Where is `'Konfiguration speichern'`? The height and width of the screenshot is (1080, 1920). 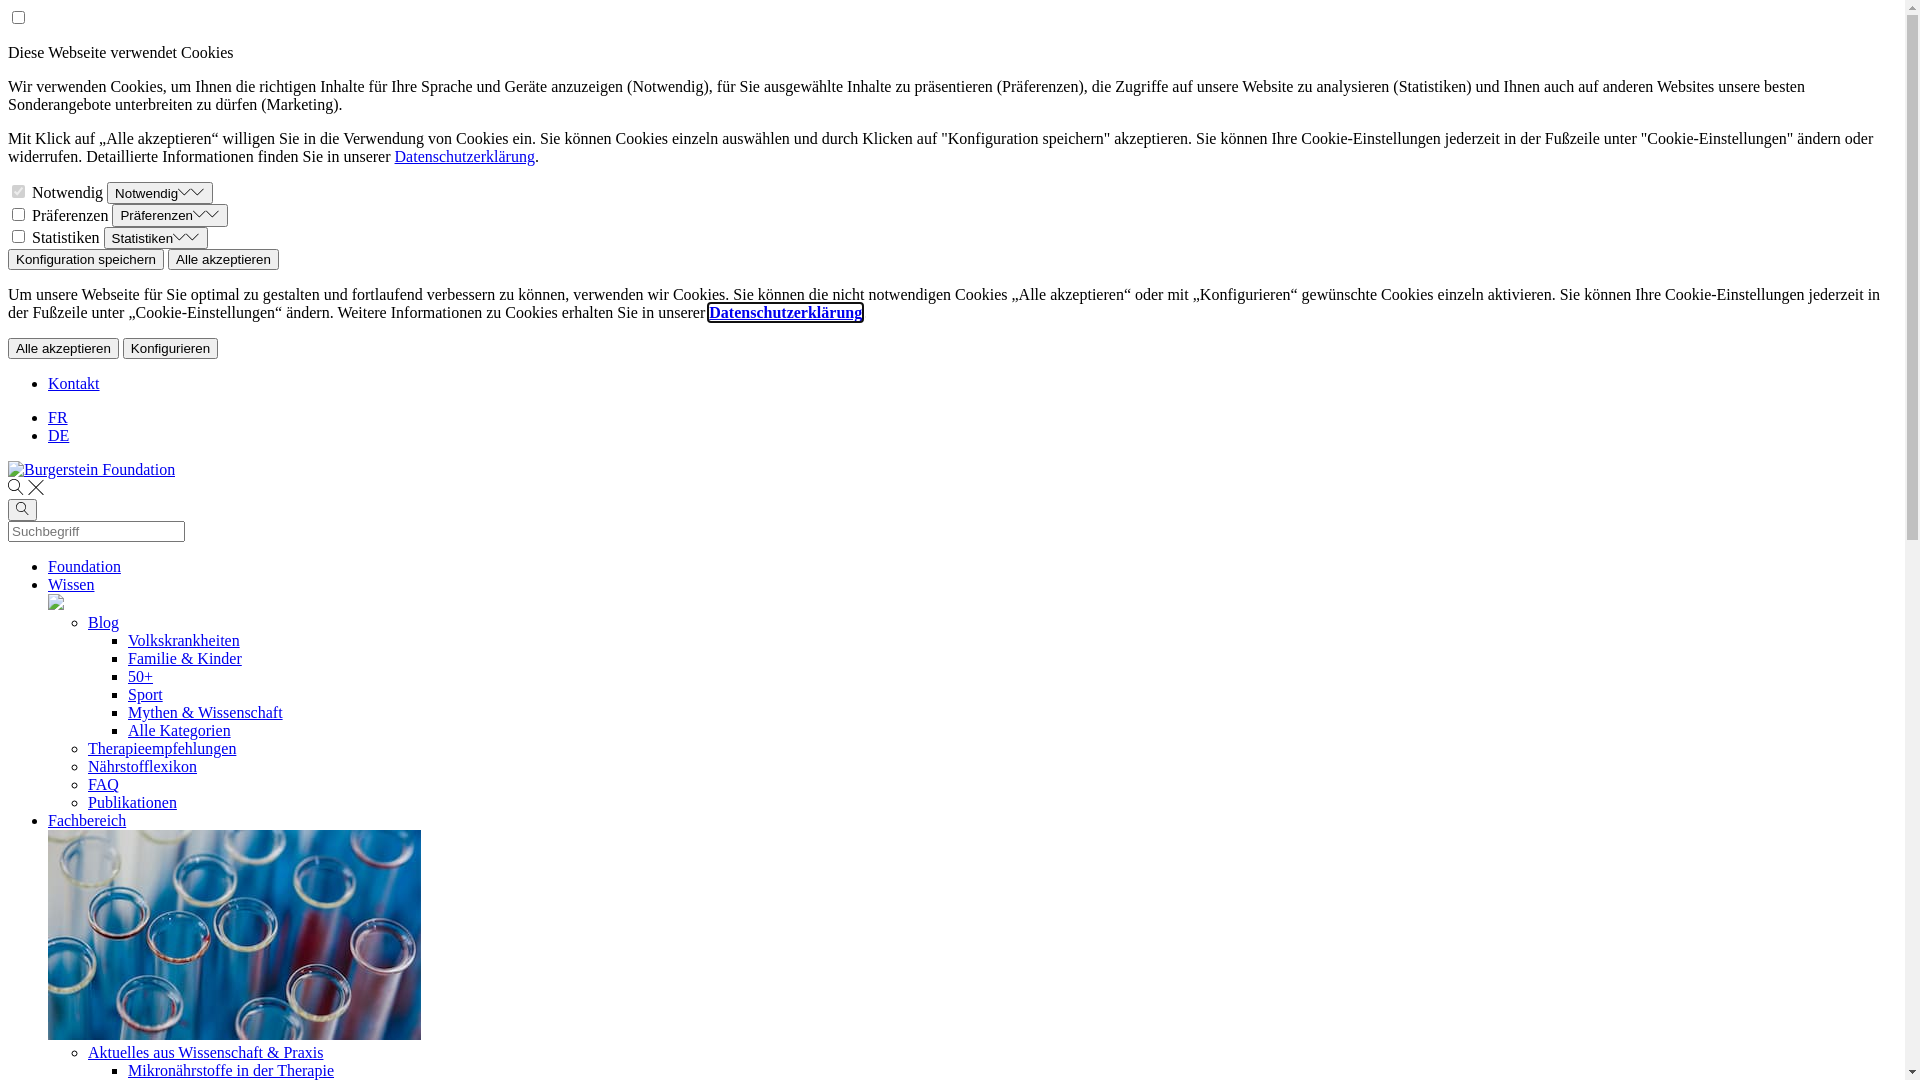 'Konfiguration speichern' is located at coordinates (85, 258).